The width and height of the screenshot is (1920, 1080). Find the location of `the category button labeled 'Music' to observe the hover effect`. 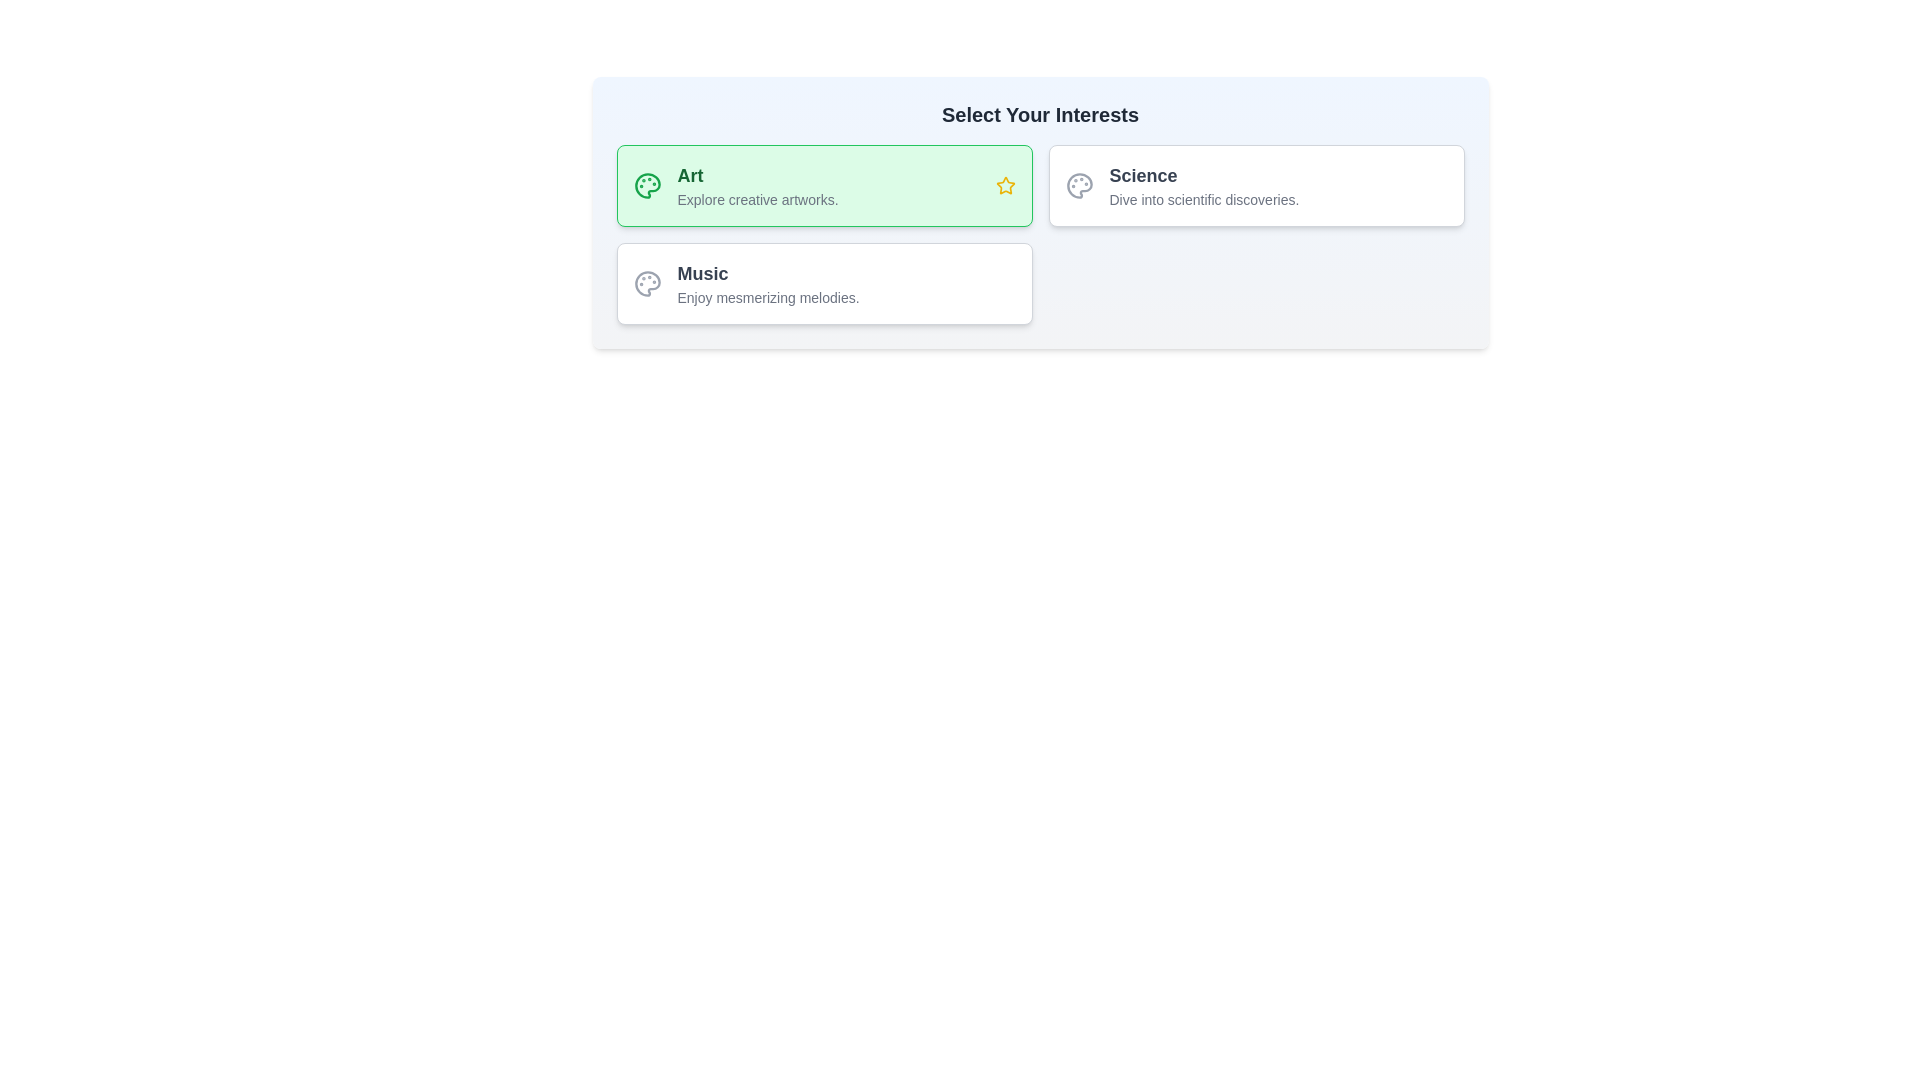

the category button labeled 'Music' to observe the hover effect is located at coordinates (824, 284).